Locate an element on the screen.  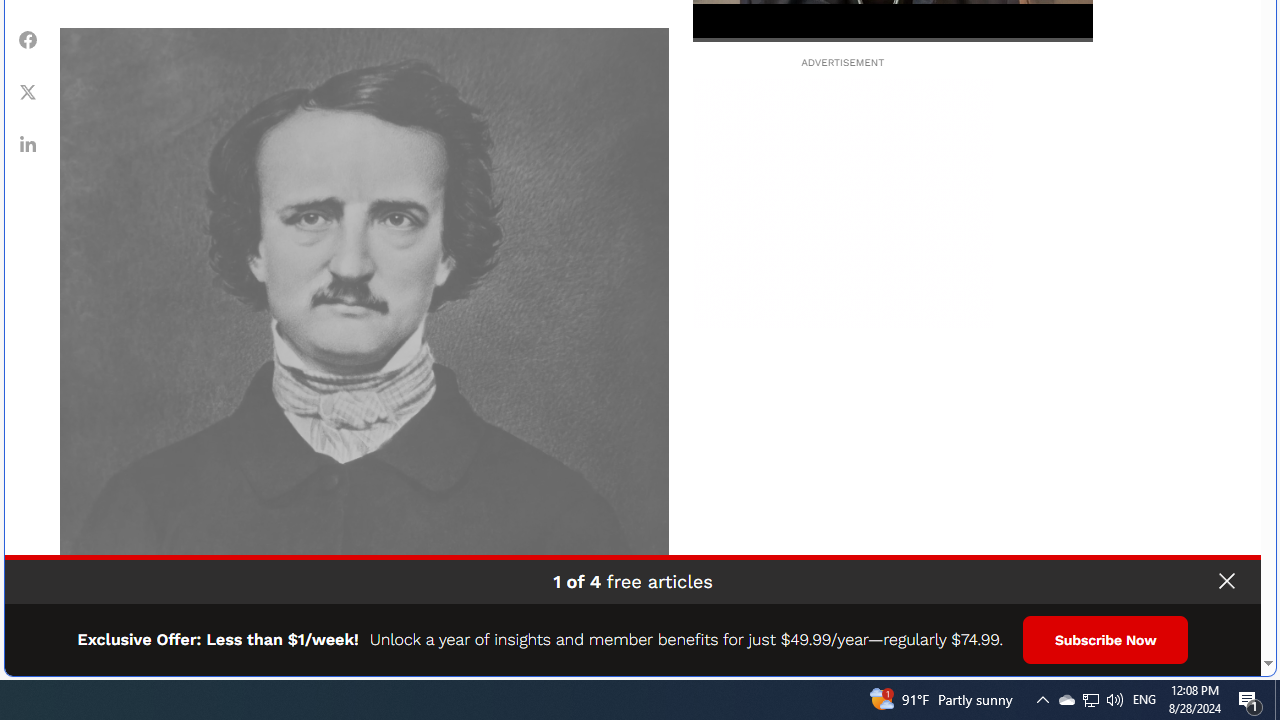
'Class: fs-icon fs-icon--linkedin' is located at coordinates (28, 142).